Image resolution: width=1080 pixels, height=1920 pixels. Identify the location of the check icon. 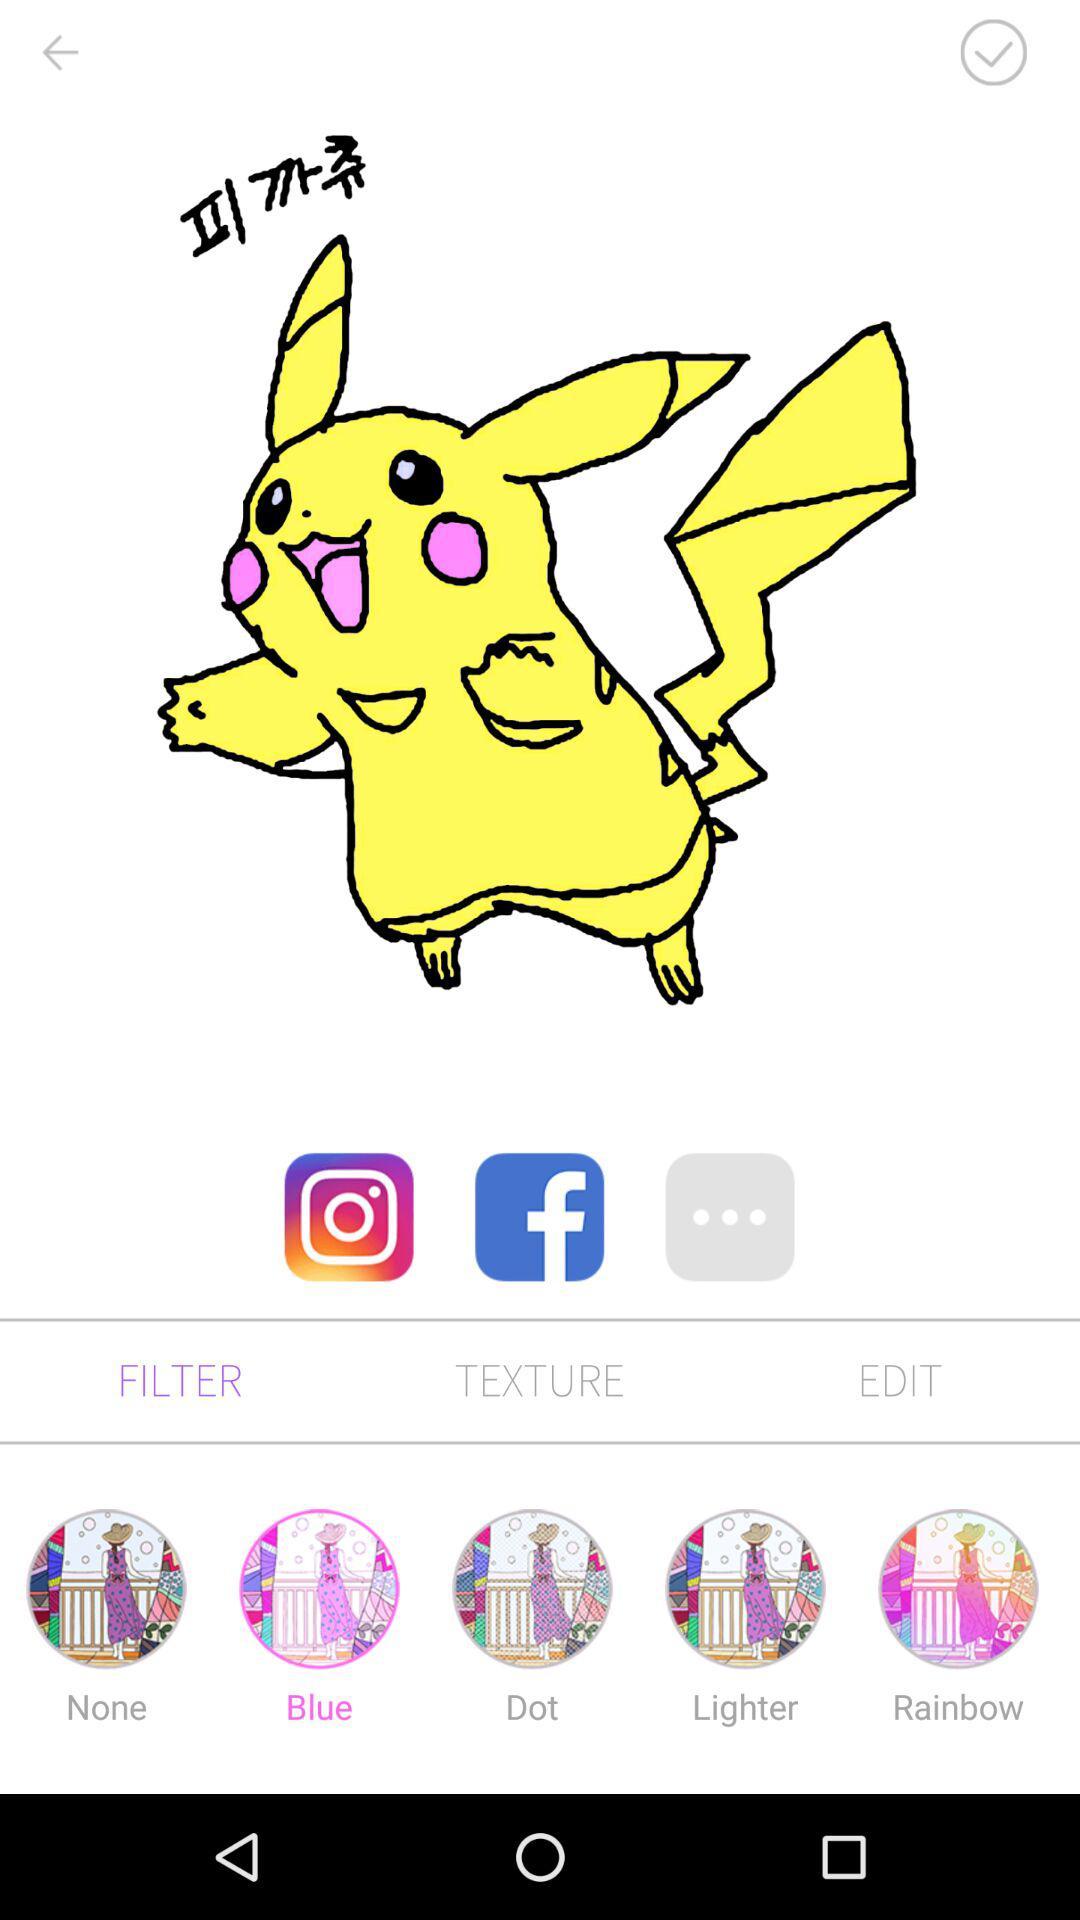
(993, 52).